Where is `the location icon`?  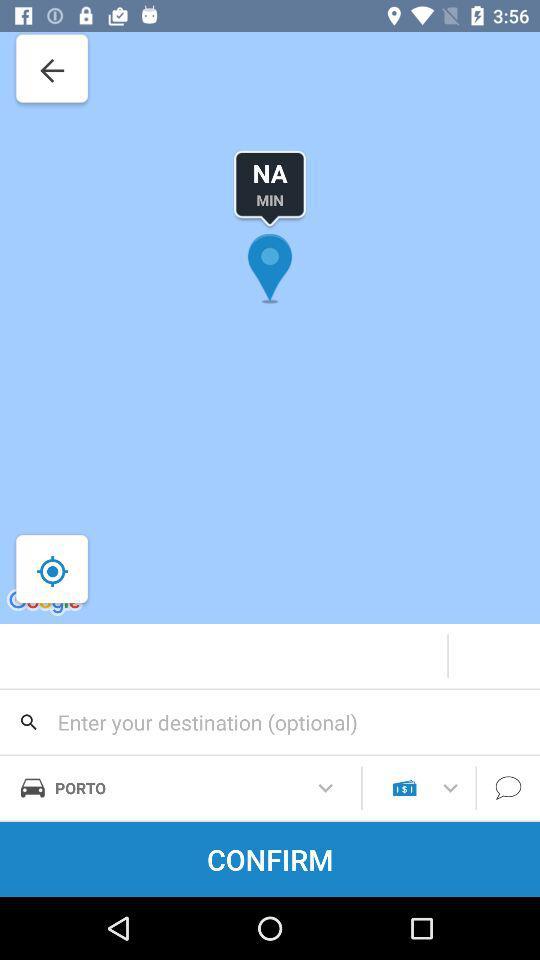 the location icon is located at coordinates (270, 312).